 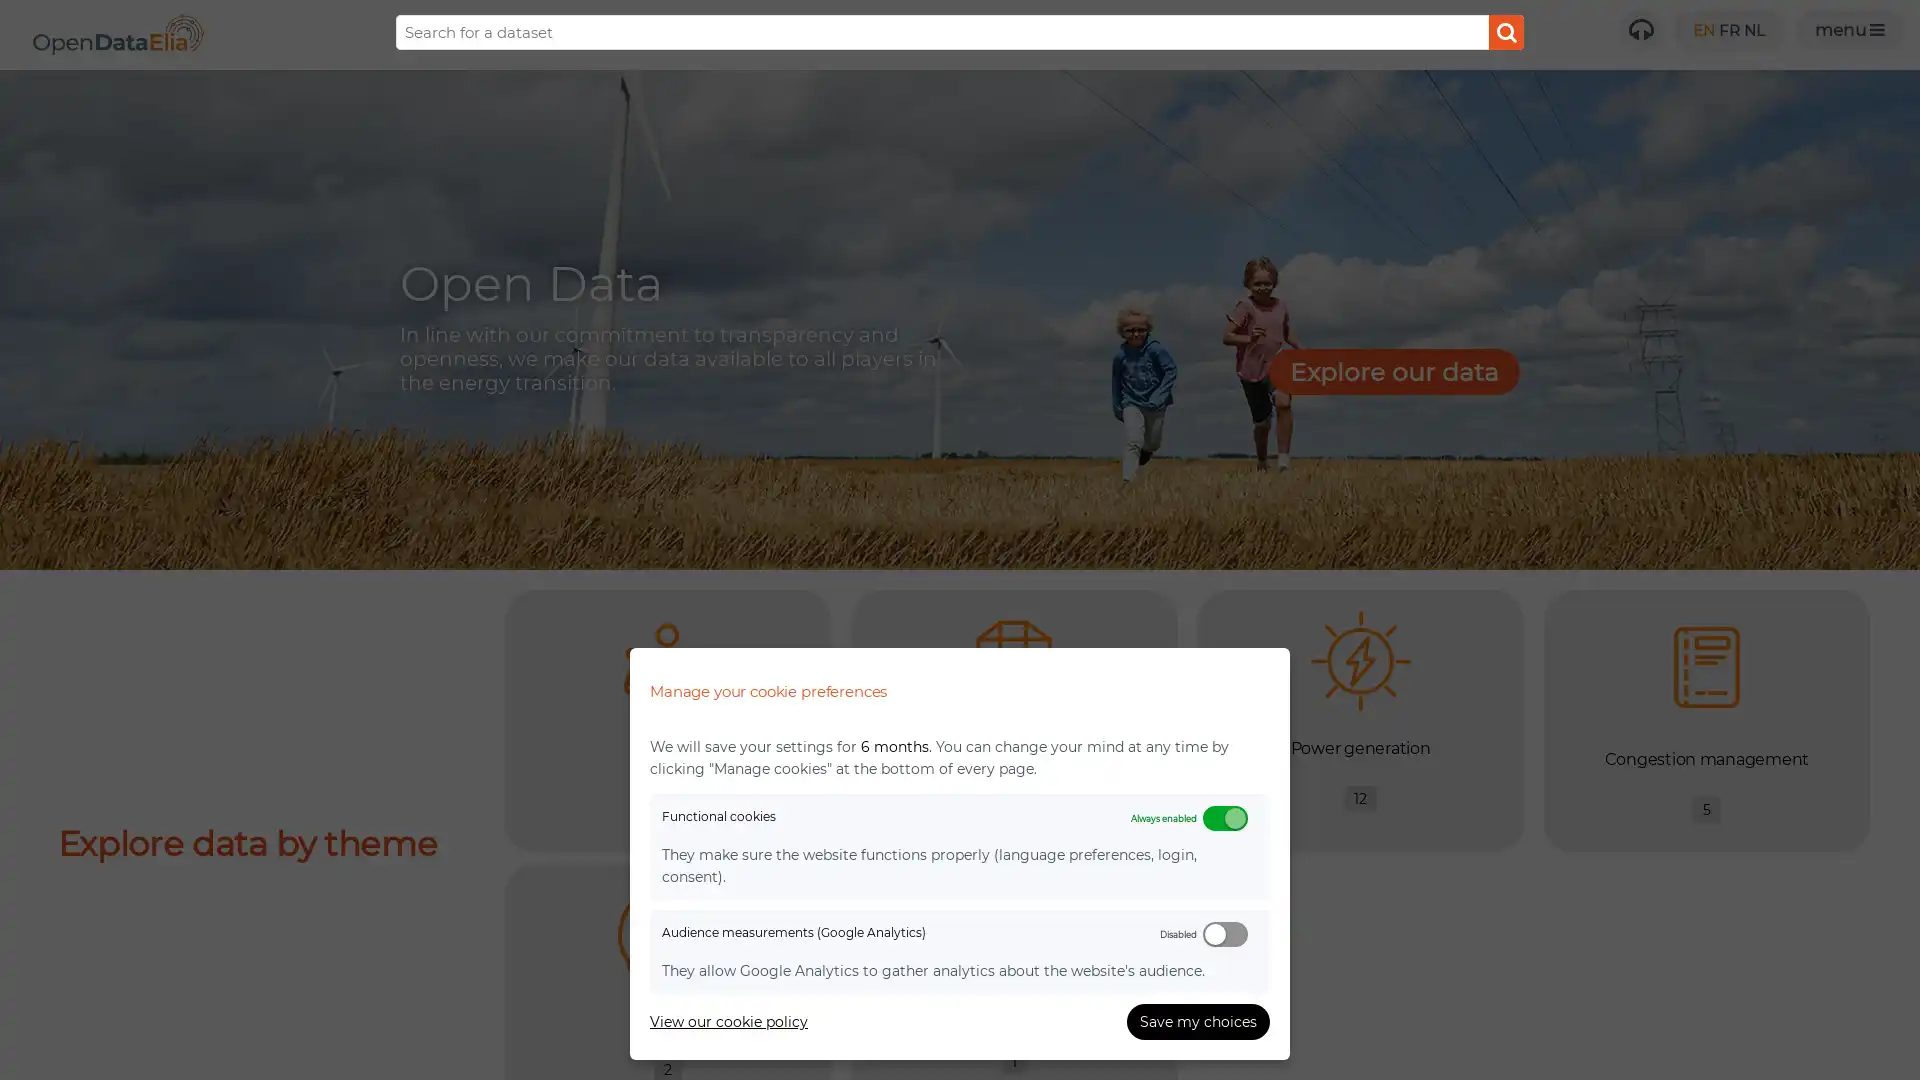 What do you see at coordinates (1198, 1022) in the screenshot?
I see `Save my choices` at bounding box center [1198, 1022].